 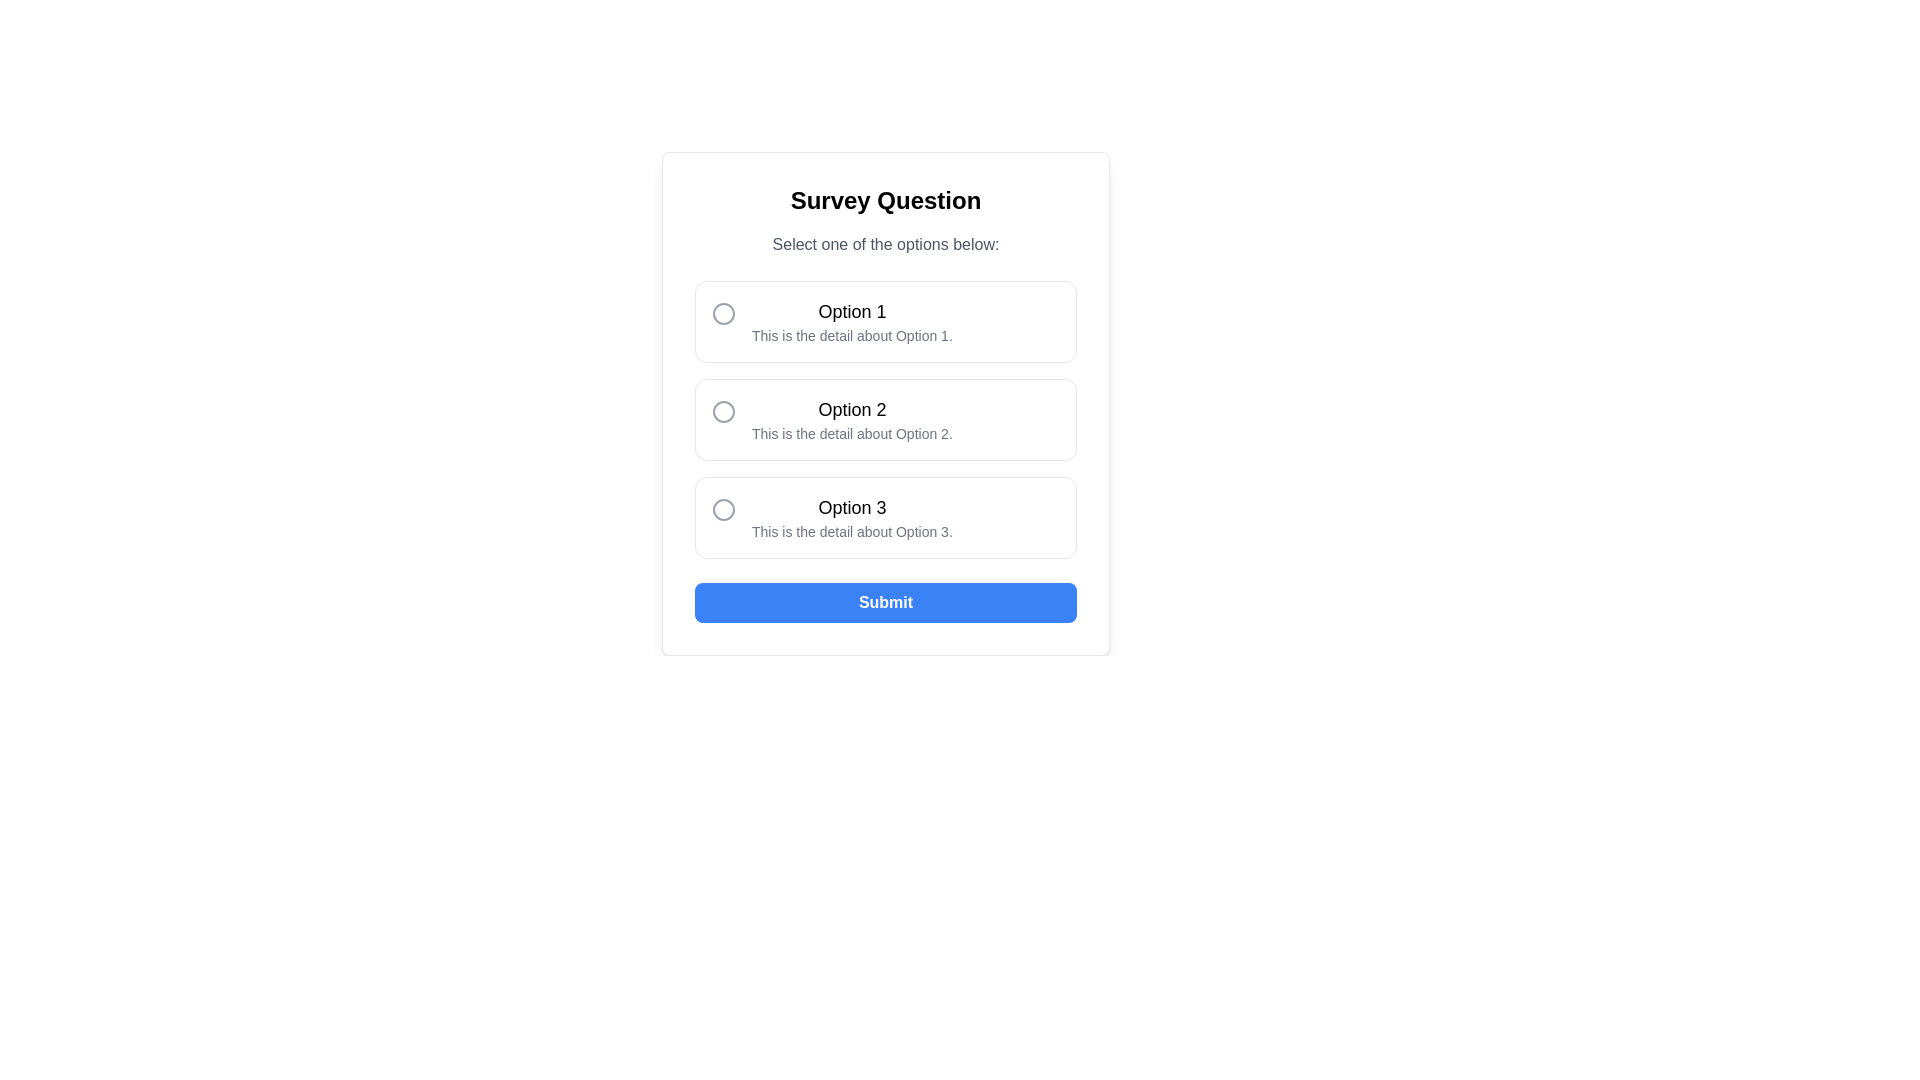 What do you see at coordinates (885, 320) in the screenshot?
I see `the radio button labeled 'Option 1'` at bounding box center [885, 320].